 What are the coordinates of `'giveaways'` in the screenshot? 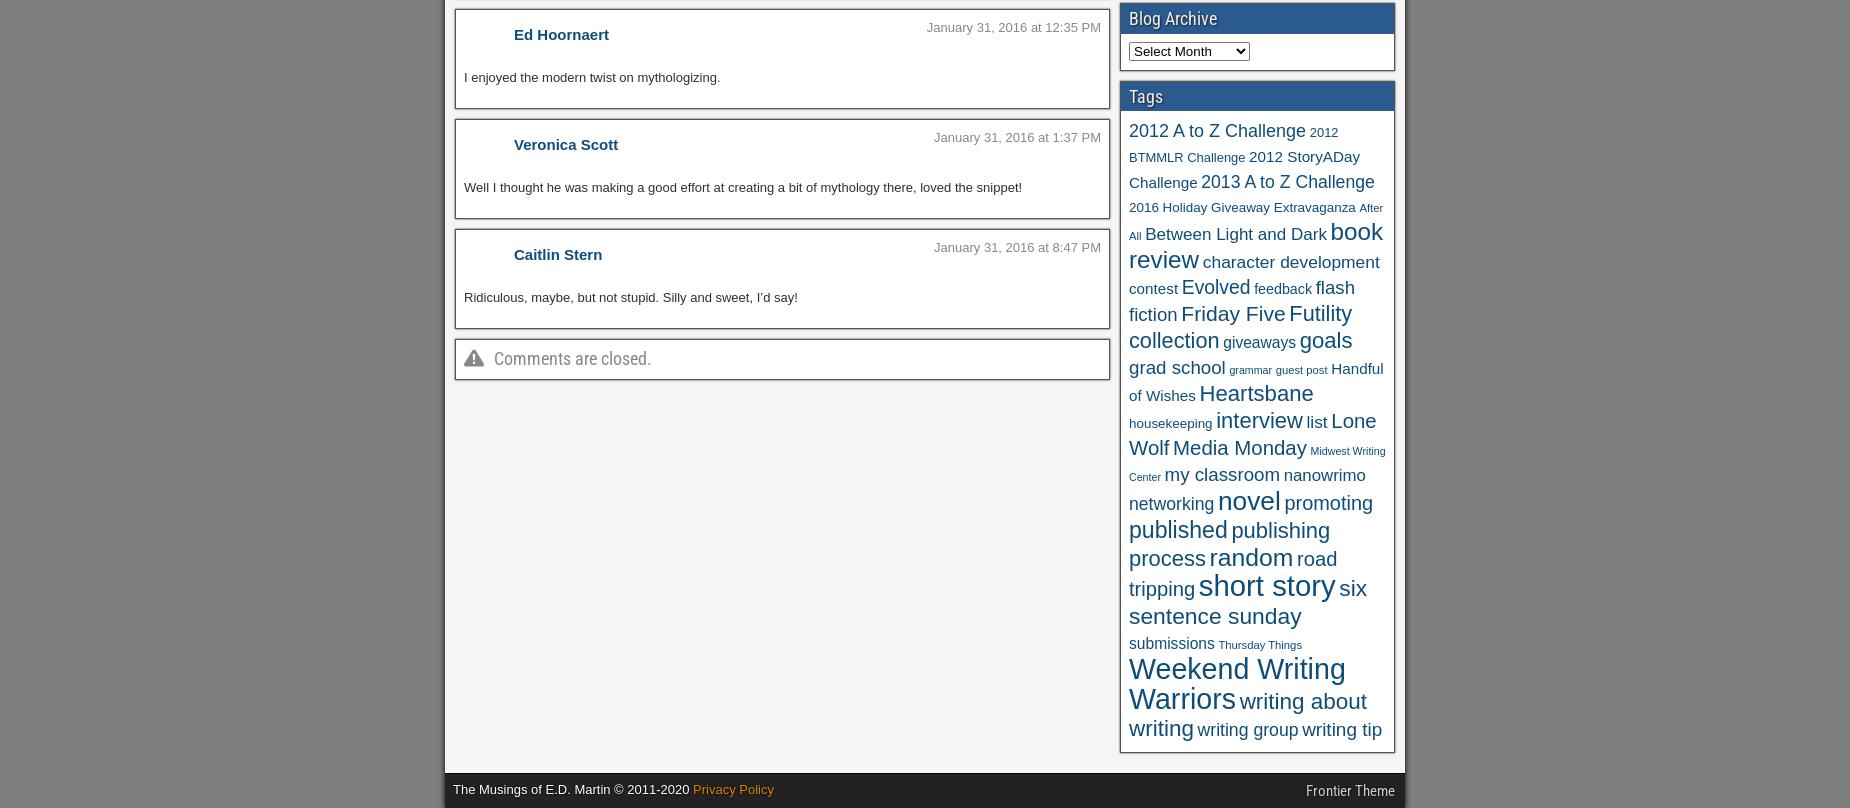 It's located at (1258, 341).